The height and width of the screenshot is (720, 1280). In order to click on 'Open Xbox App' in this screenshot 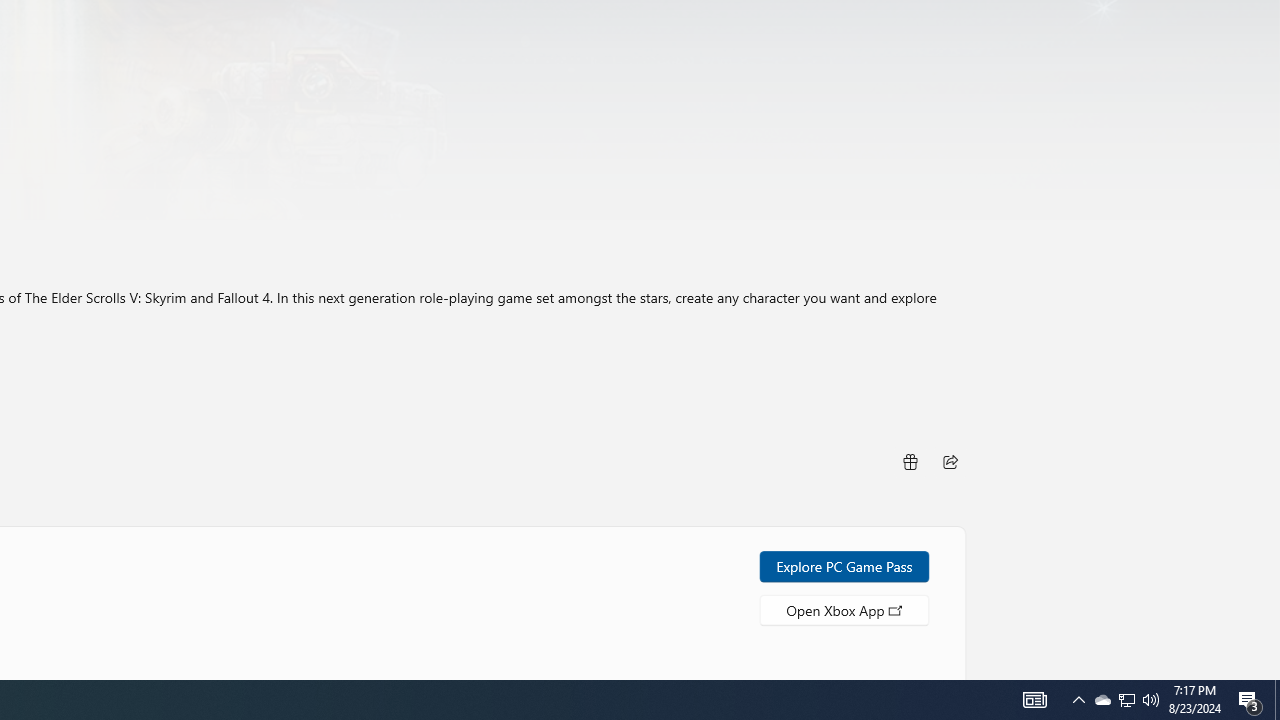, I will do `click(844, 608)`.